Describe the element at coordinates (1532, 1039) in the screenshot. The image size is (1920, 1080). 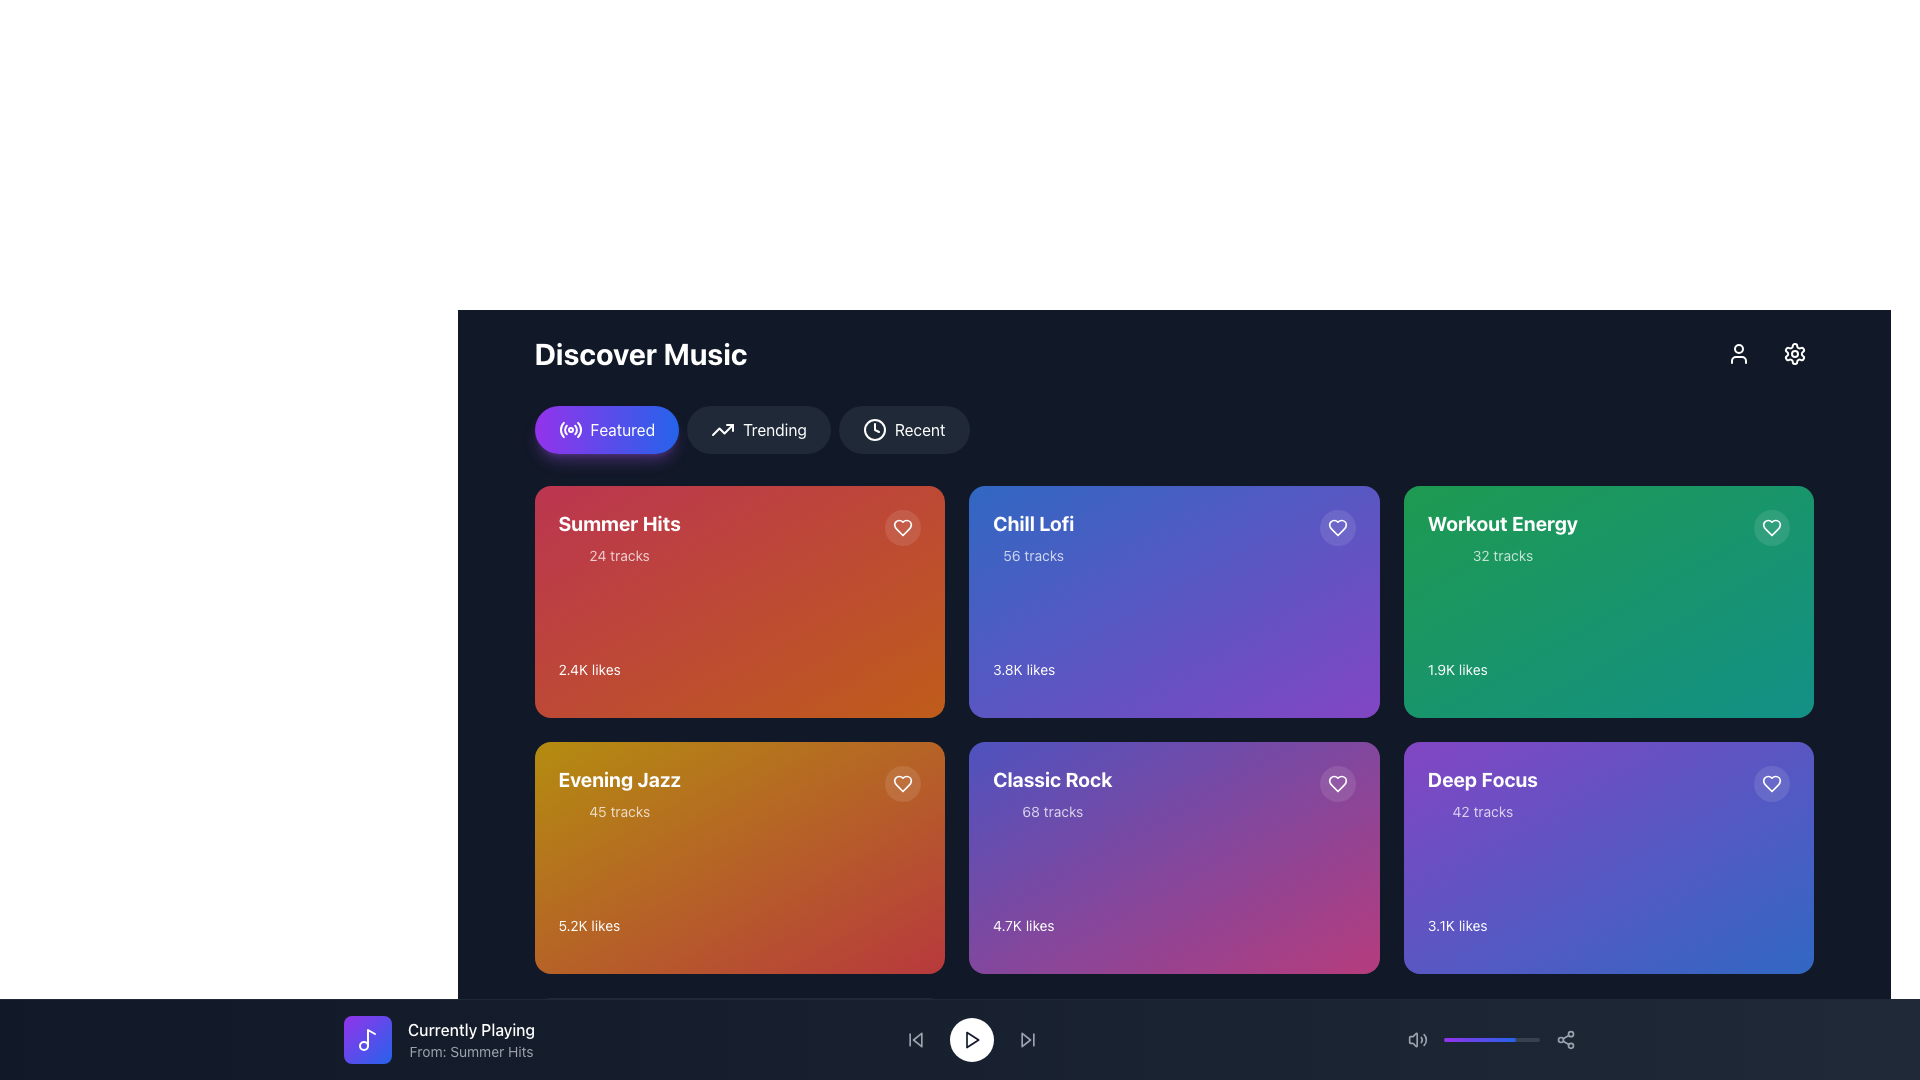
I see `volume level` at that location.